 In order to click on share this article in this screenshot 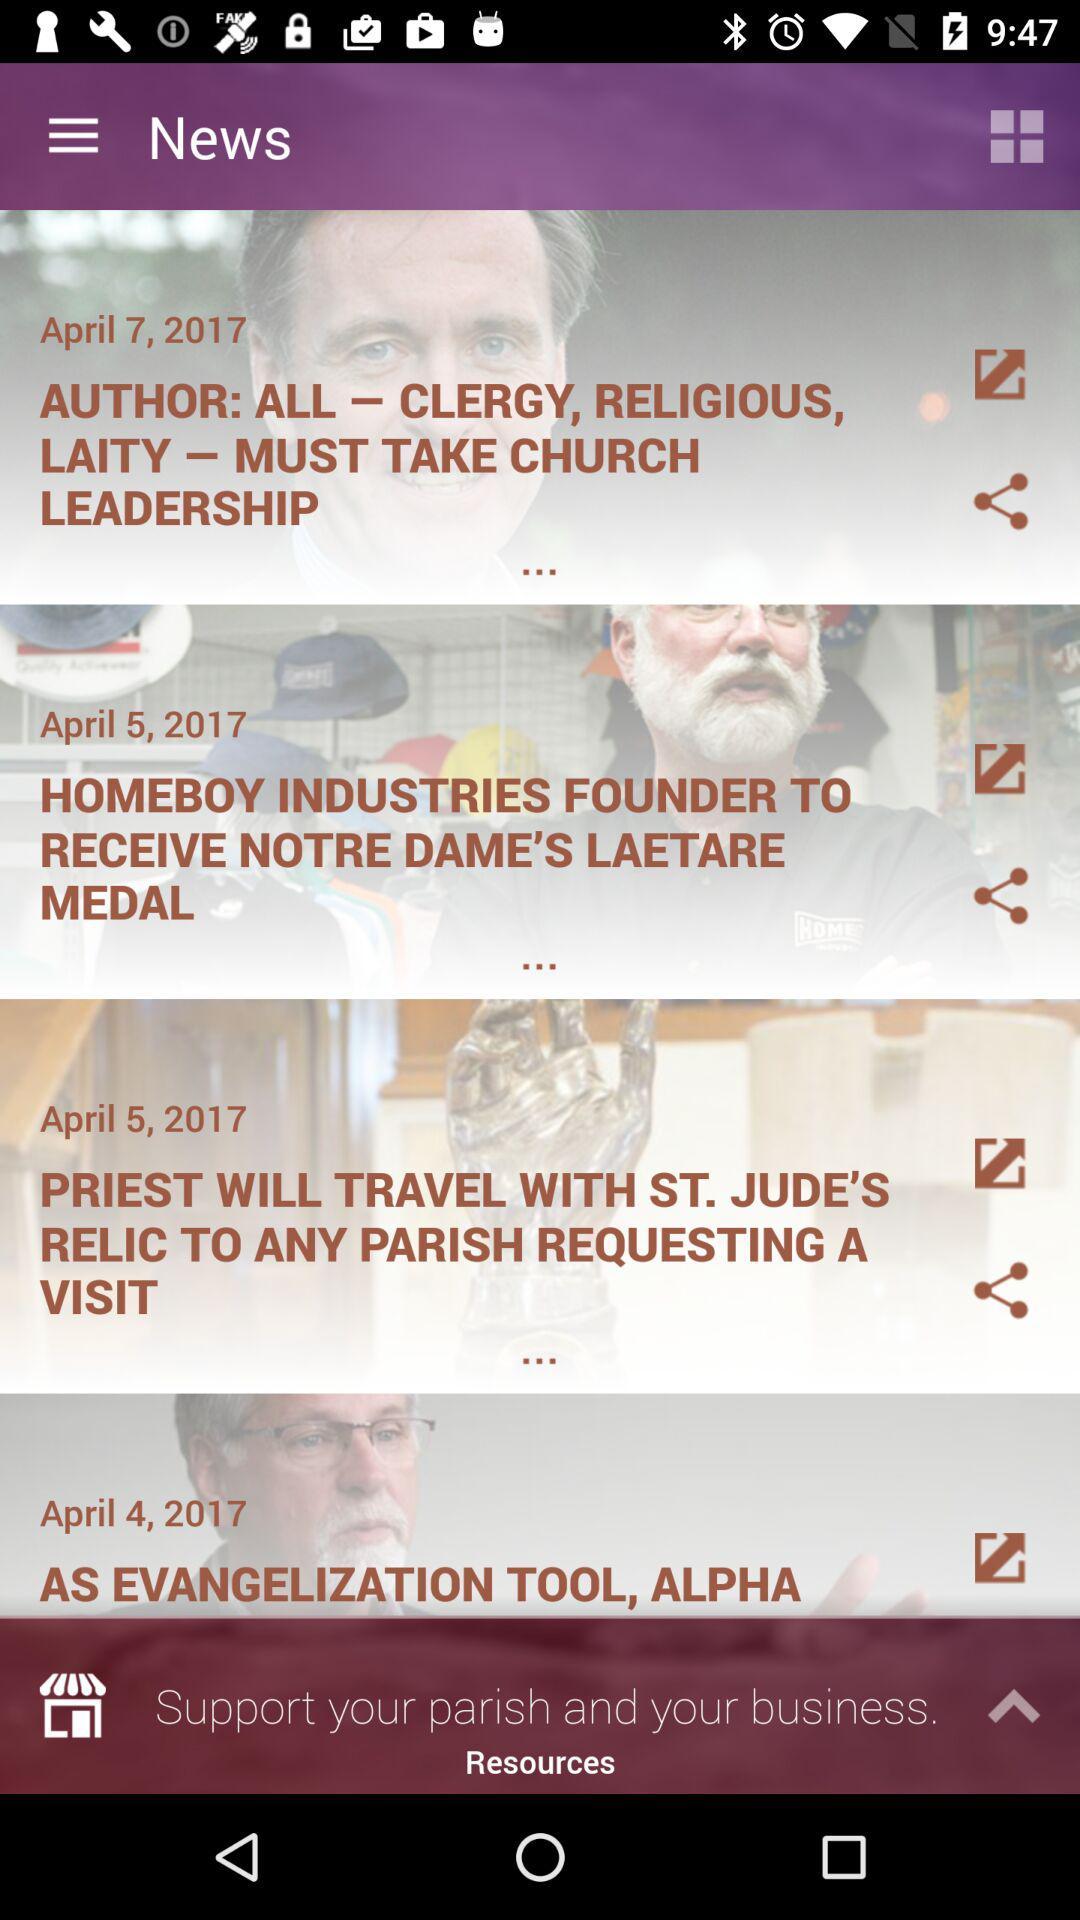, I will do `click(976, 476)`.